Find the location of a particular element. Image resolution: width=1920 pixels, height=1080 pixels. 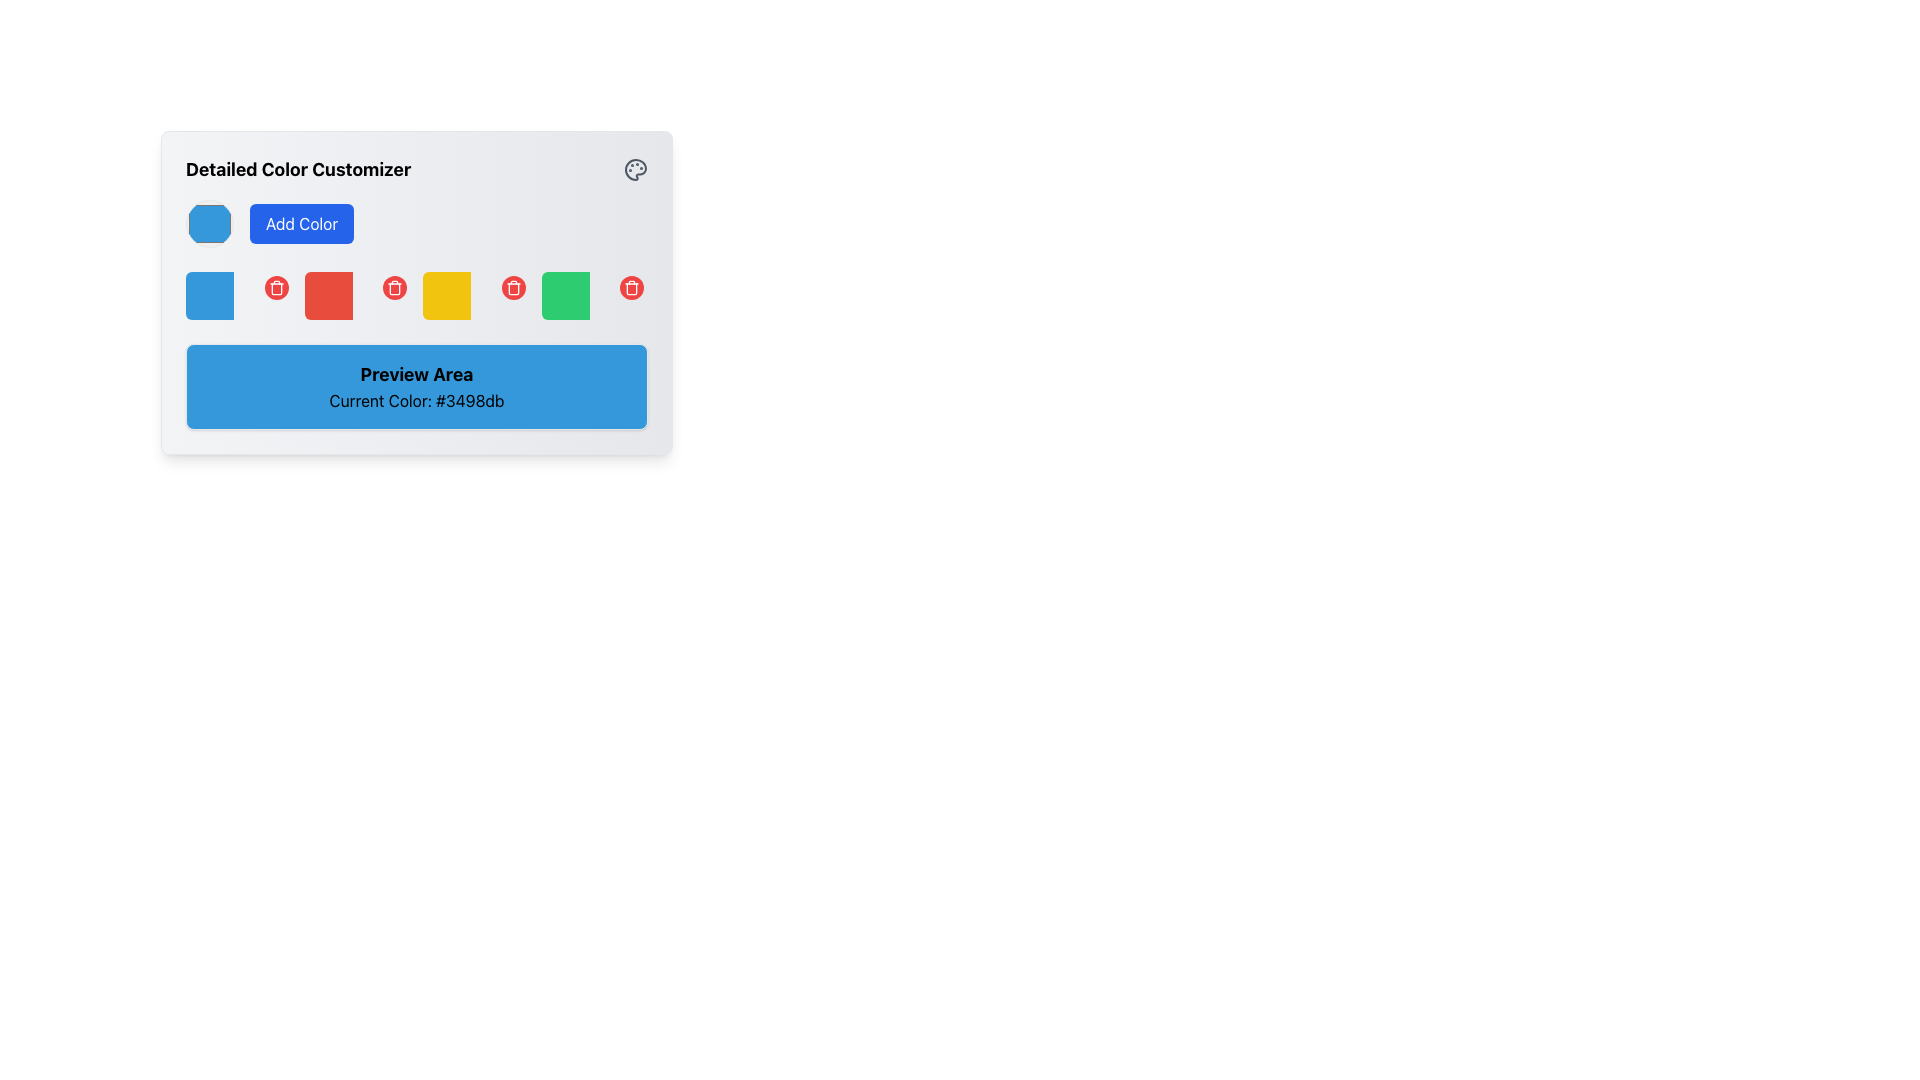

the delete button icon located next to the yellow color block in the center row of the interface is located at coordinates (394, 289).